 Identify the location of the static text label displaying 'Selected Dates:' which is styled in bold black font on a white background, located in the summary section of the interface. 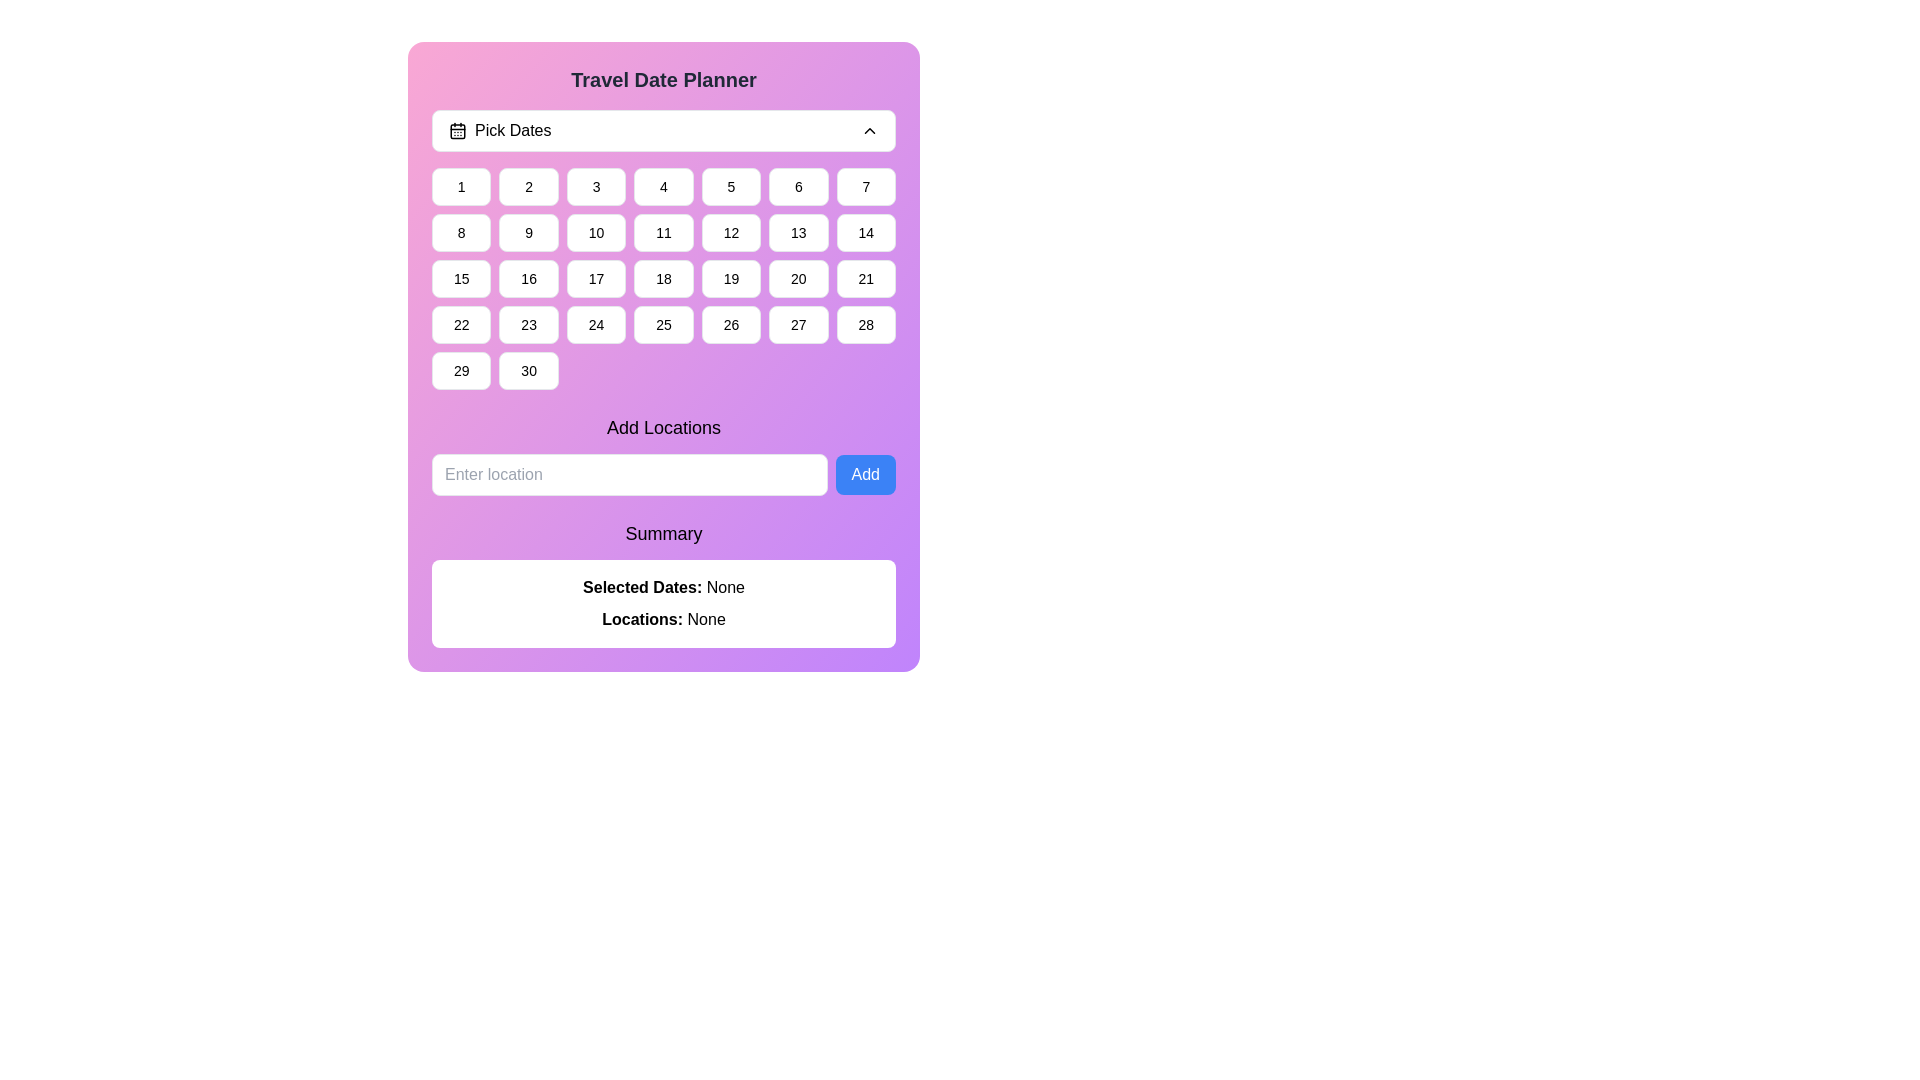
(644, 586).